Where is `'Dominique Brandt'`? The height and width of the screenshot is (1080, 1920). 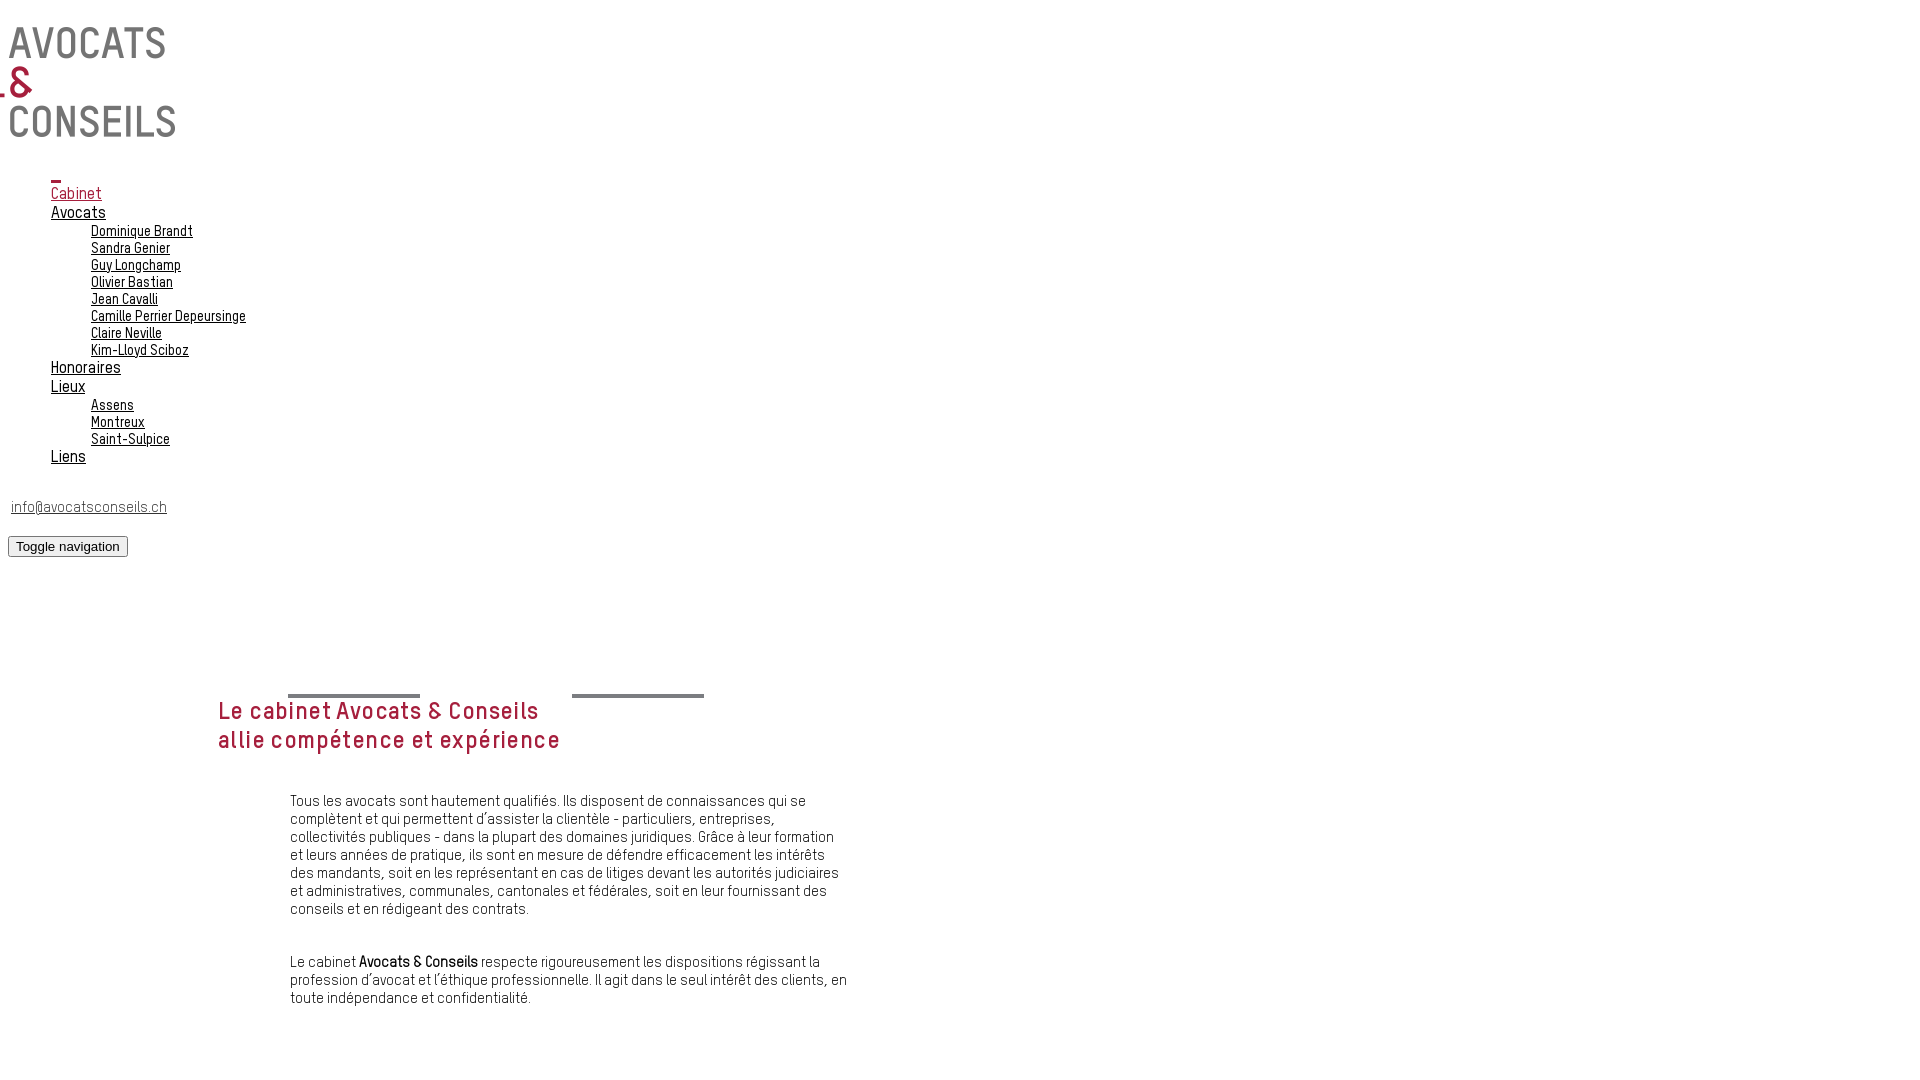
'Dominique Brandt' is located at coordinates (141, 230).